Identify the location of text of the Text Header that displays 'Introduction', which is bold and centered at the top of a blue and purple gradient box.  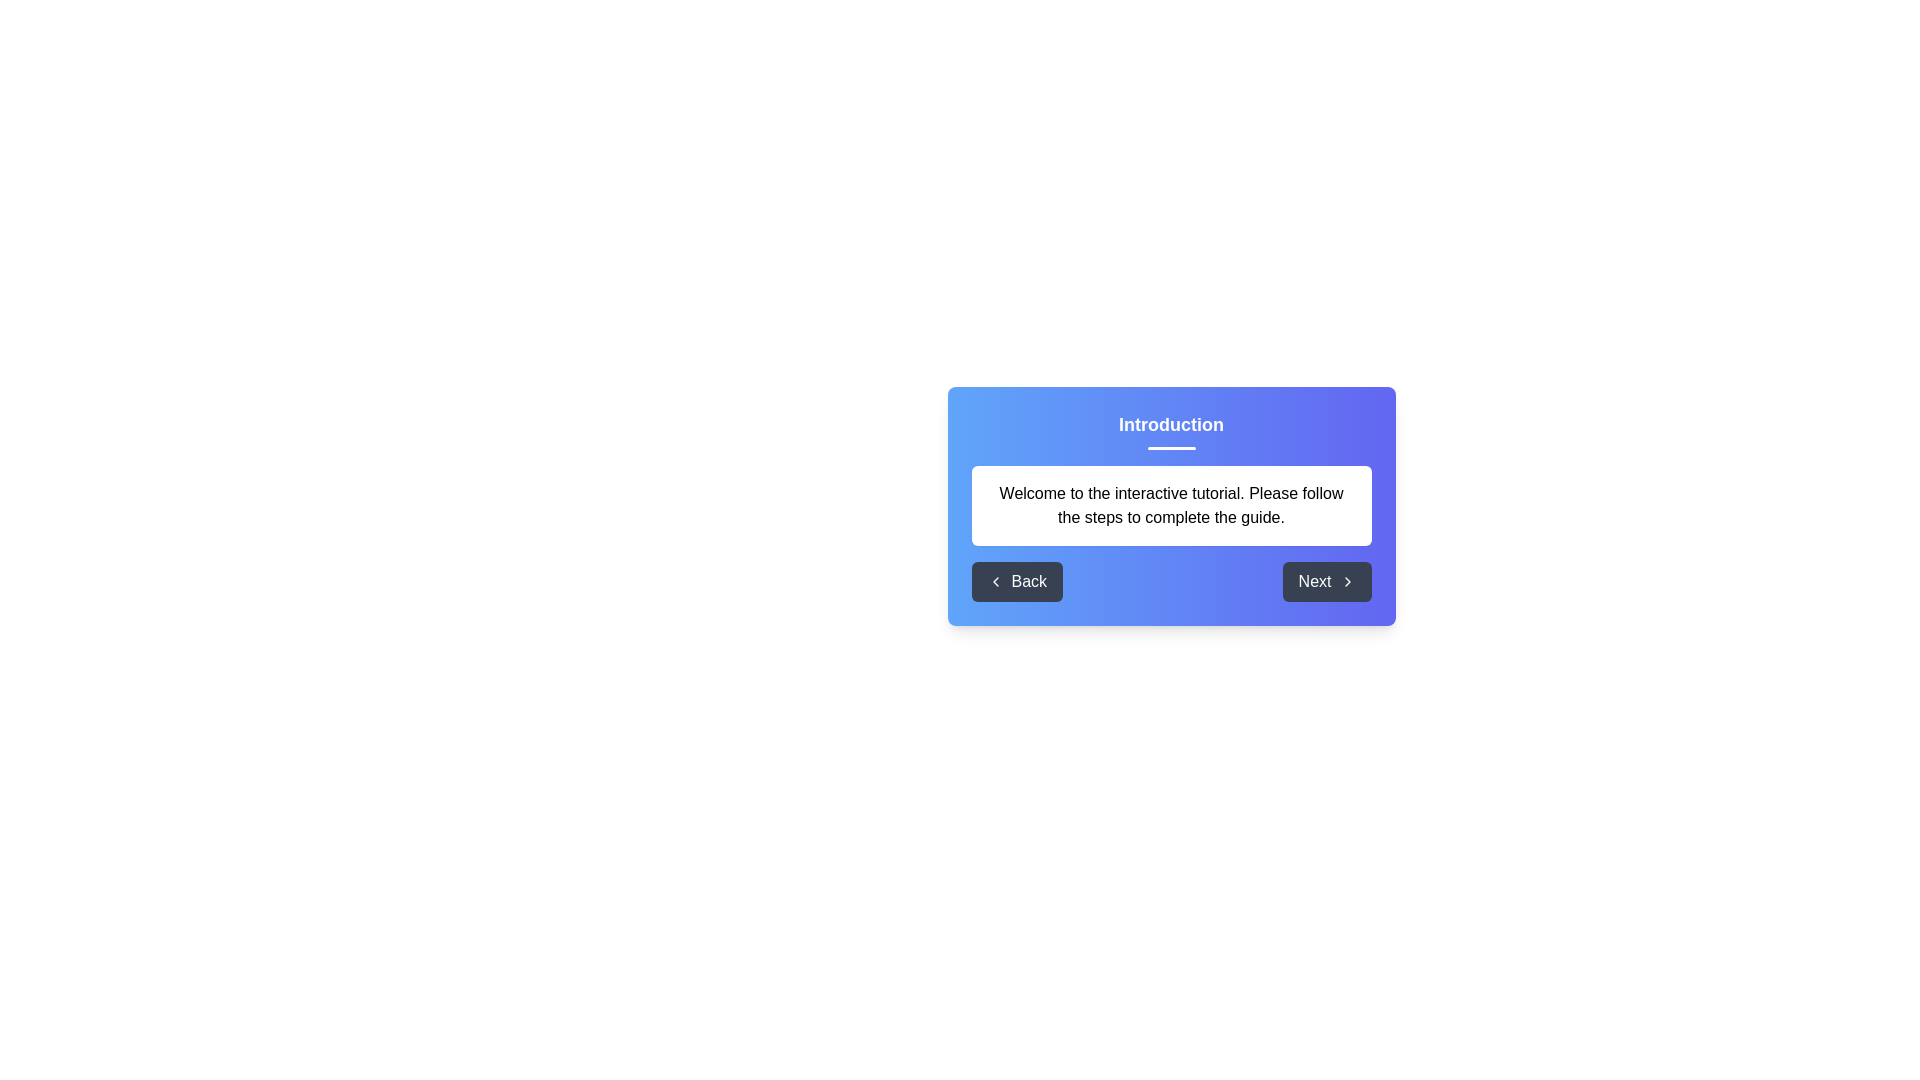
(1171, 429).